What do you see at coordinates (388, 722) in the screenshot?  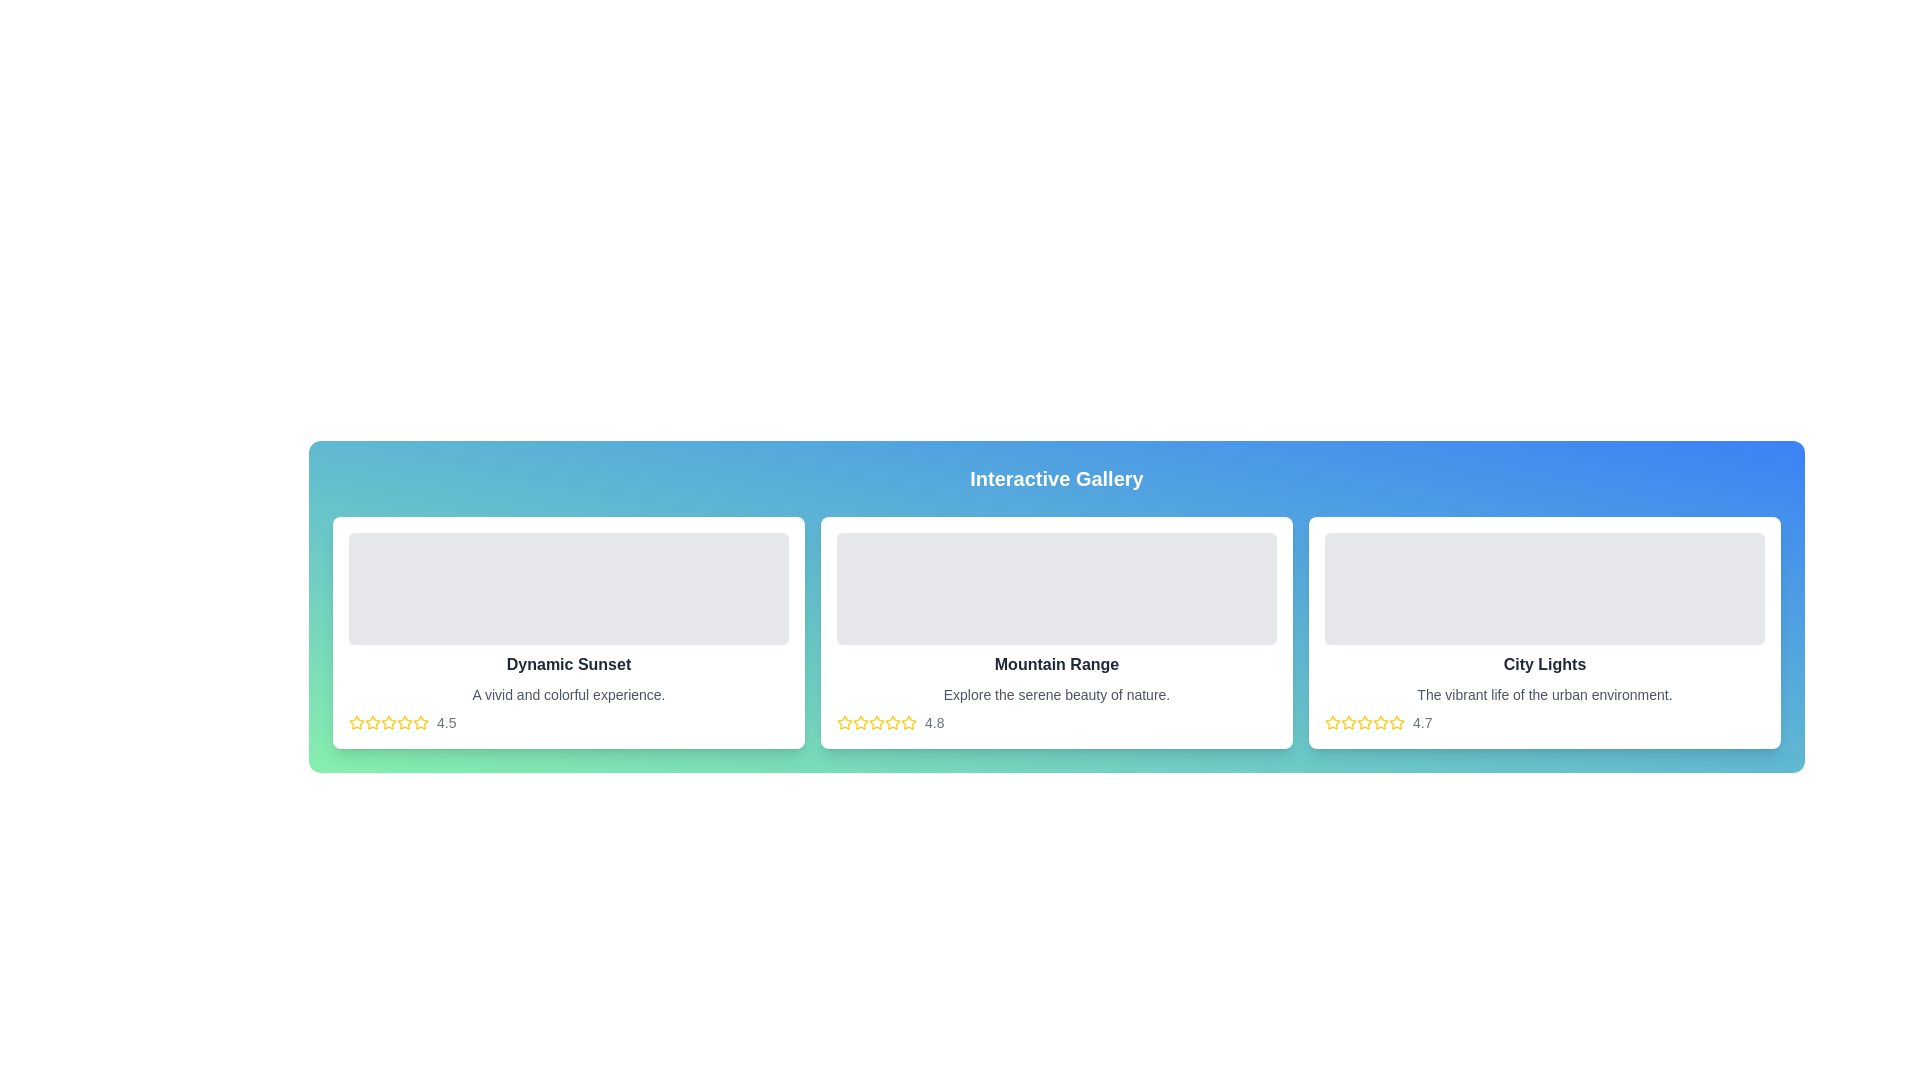 I see `the second star-shaped rating icon in the rating area underneath the 'Dynamic Sunset' card to interact with it` at bounding box center [388, 722].